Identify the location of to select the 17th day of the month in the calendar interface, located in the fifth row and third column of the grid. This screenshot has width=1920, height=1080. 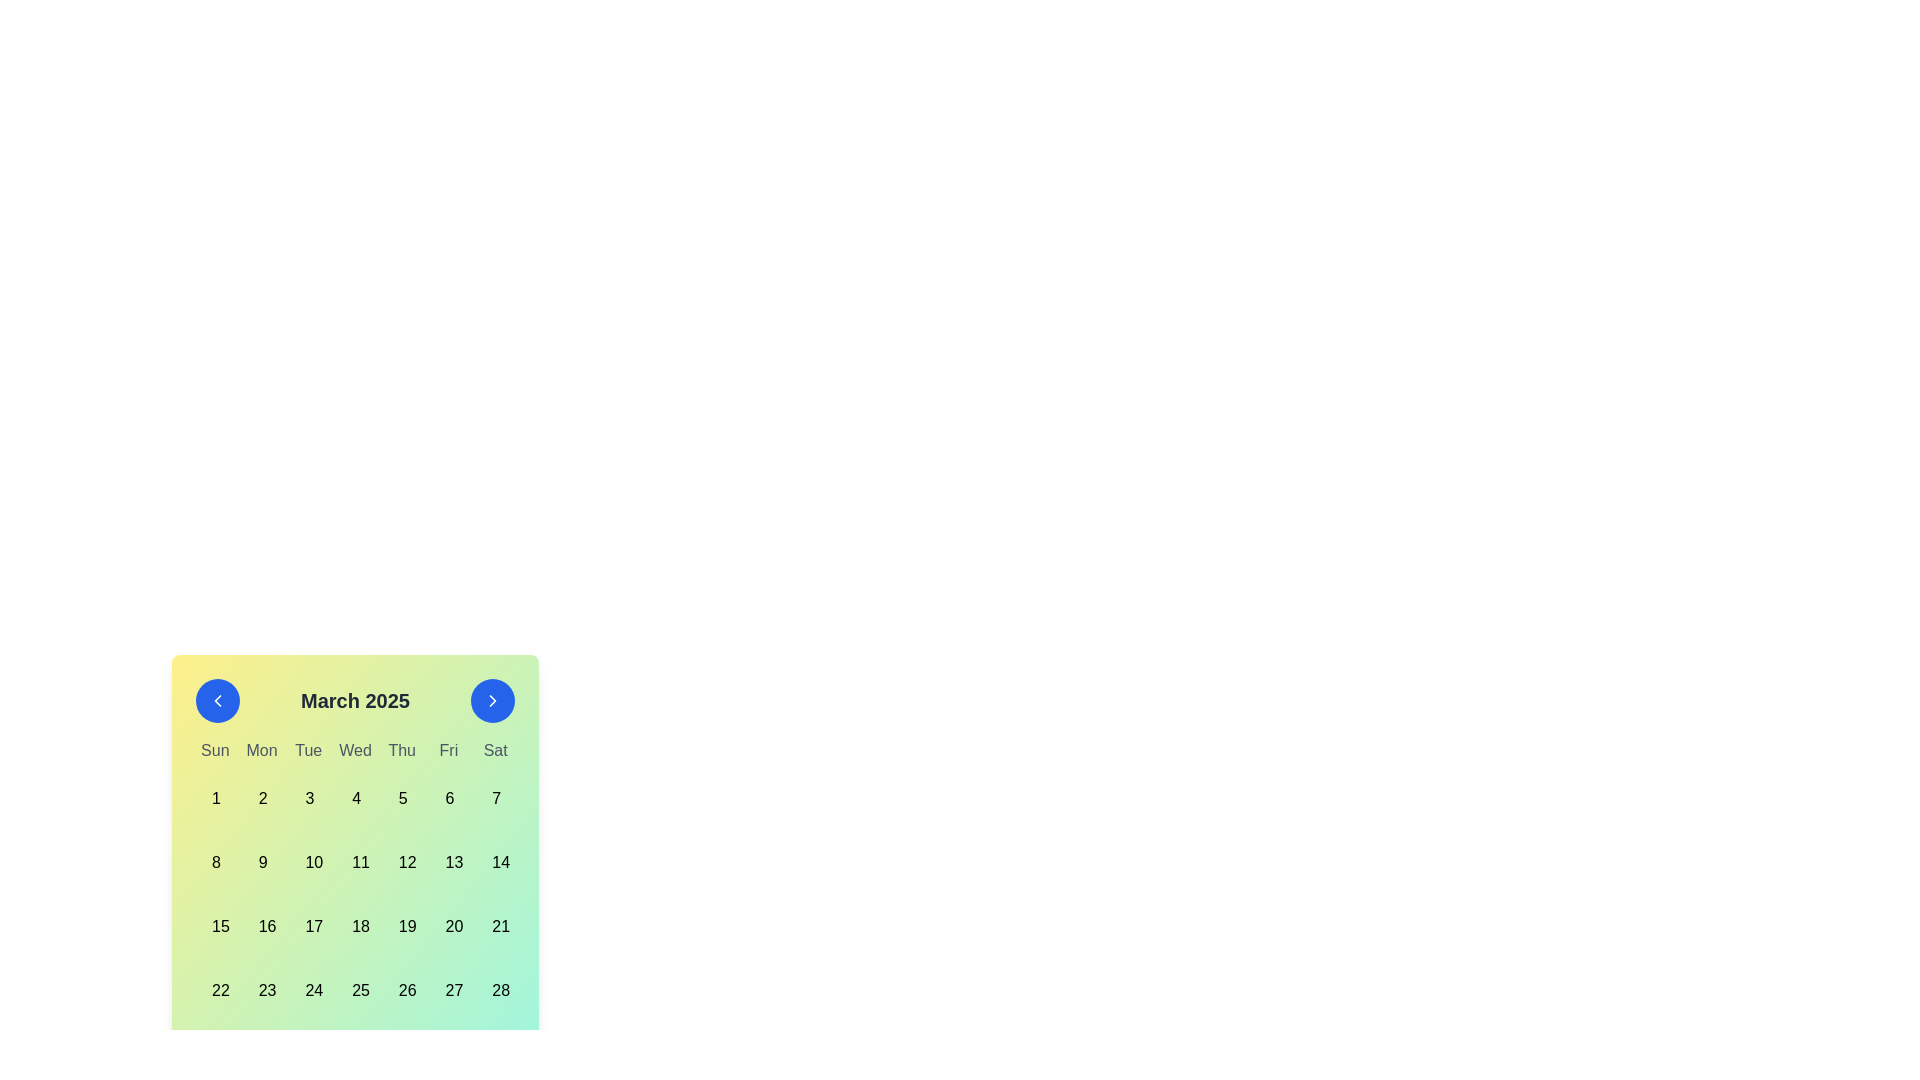
(307, 926).